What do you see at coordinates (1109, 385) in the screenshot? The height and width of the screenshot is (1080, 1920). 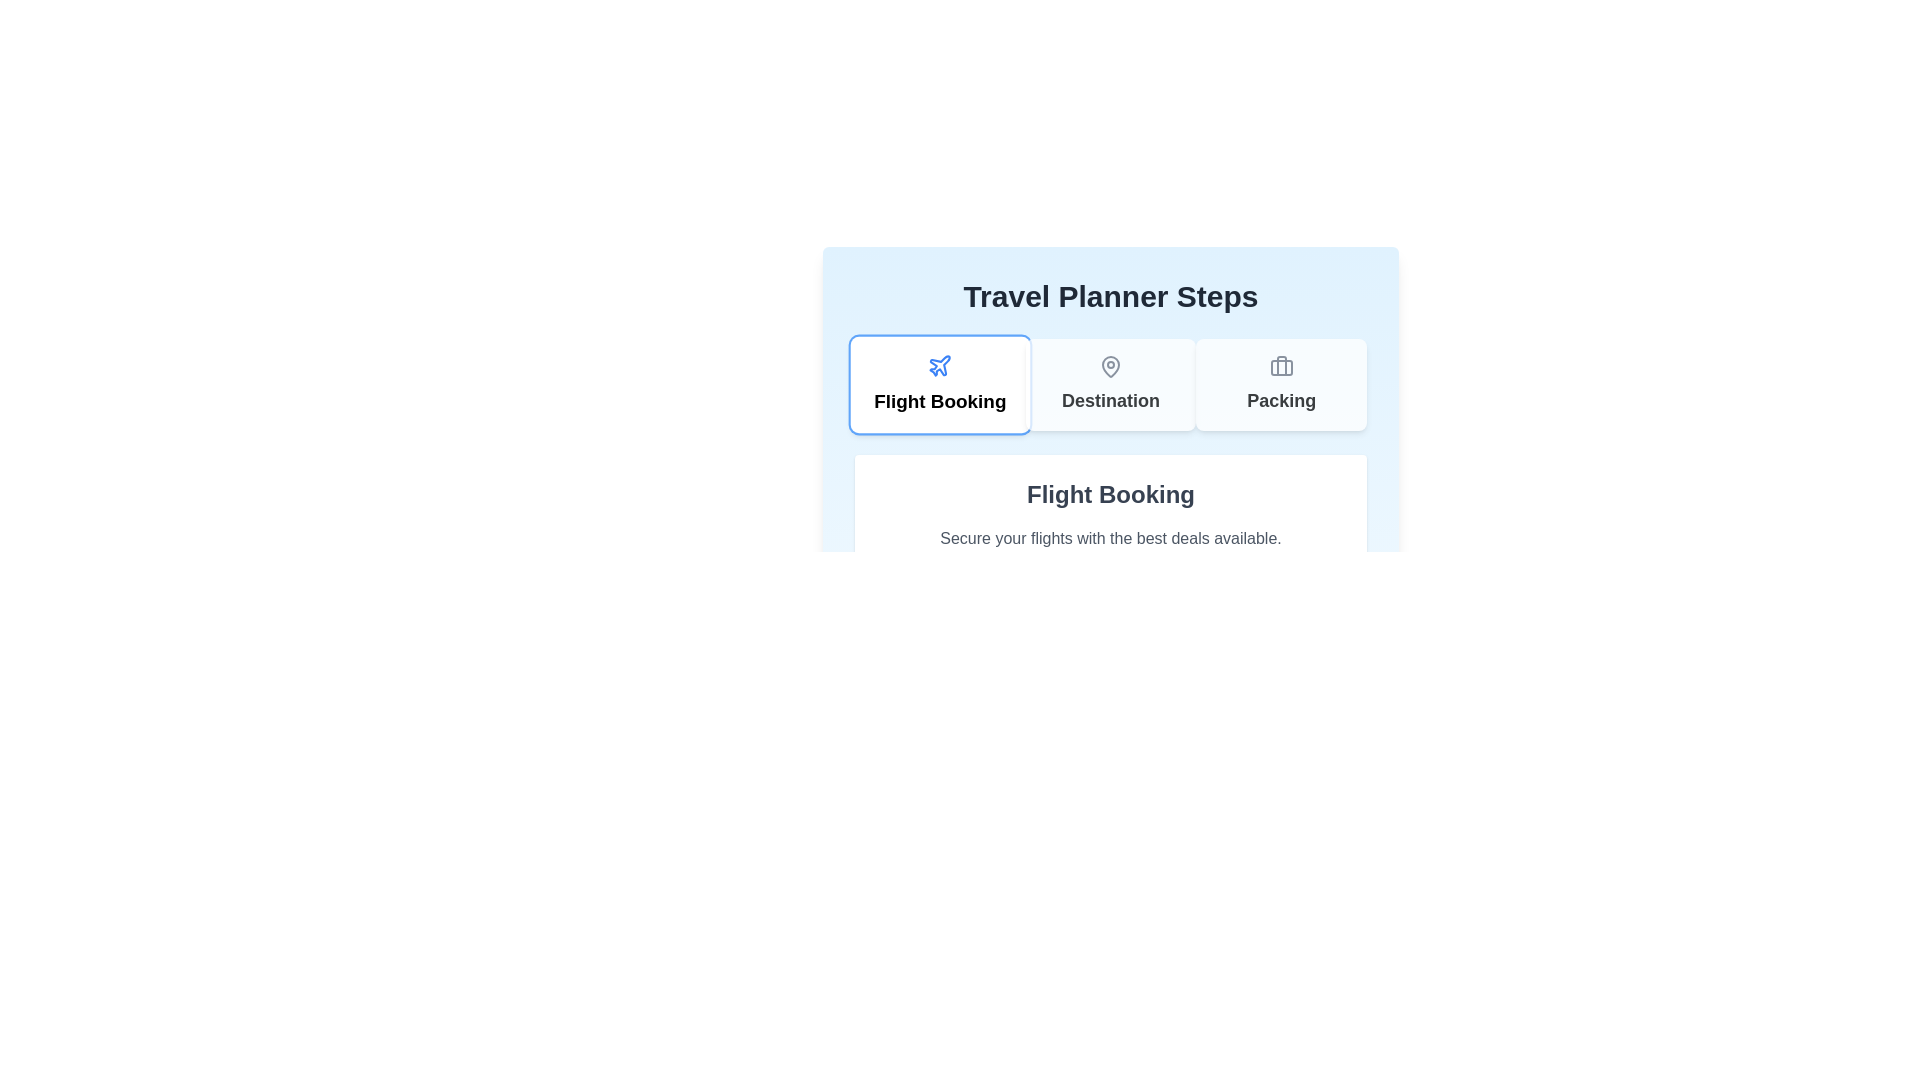 I see `the 'Destination' button in the travel planning interface, which is the second card in a horizontal row of three cards, located below the 'Travel Planner Steps' heading` at bounding box center [1109, 385].